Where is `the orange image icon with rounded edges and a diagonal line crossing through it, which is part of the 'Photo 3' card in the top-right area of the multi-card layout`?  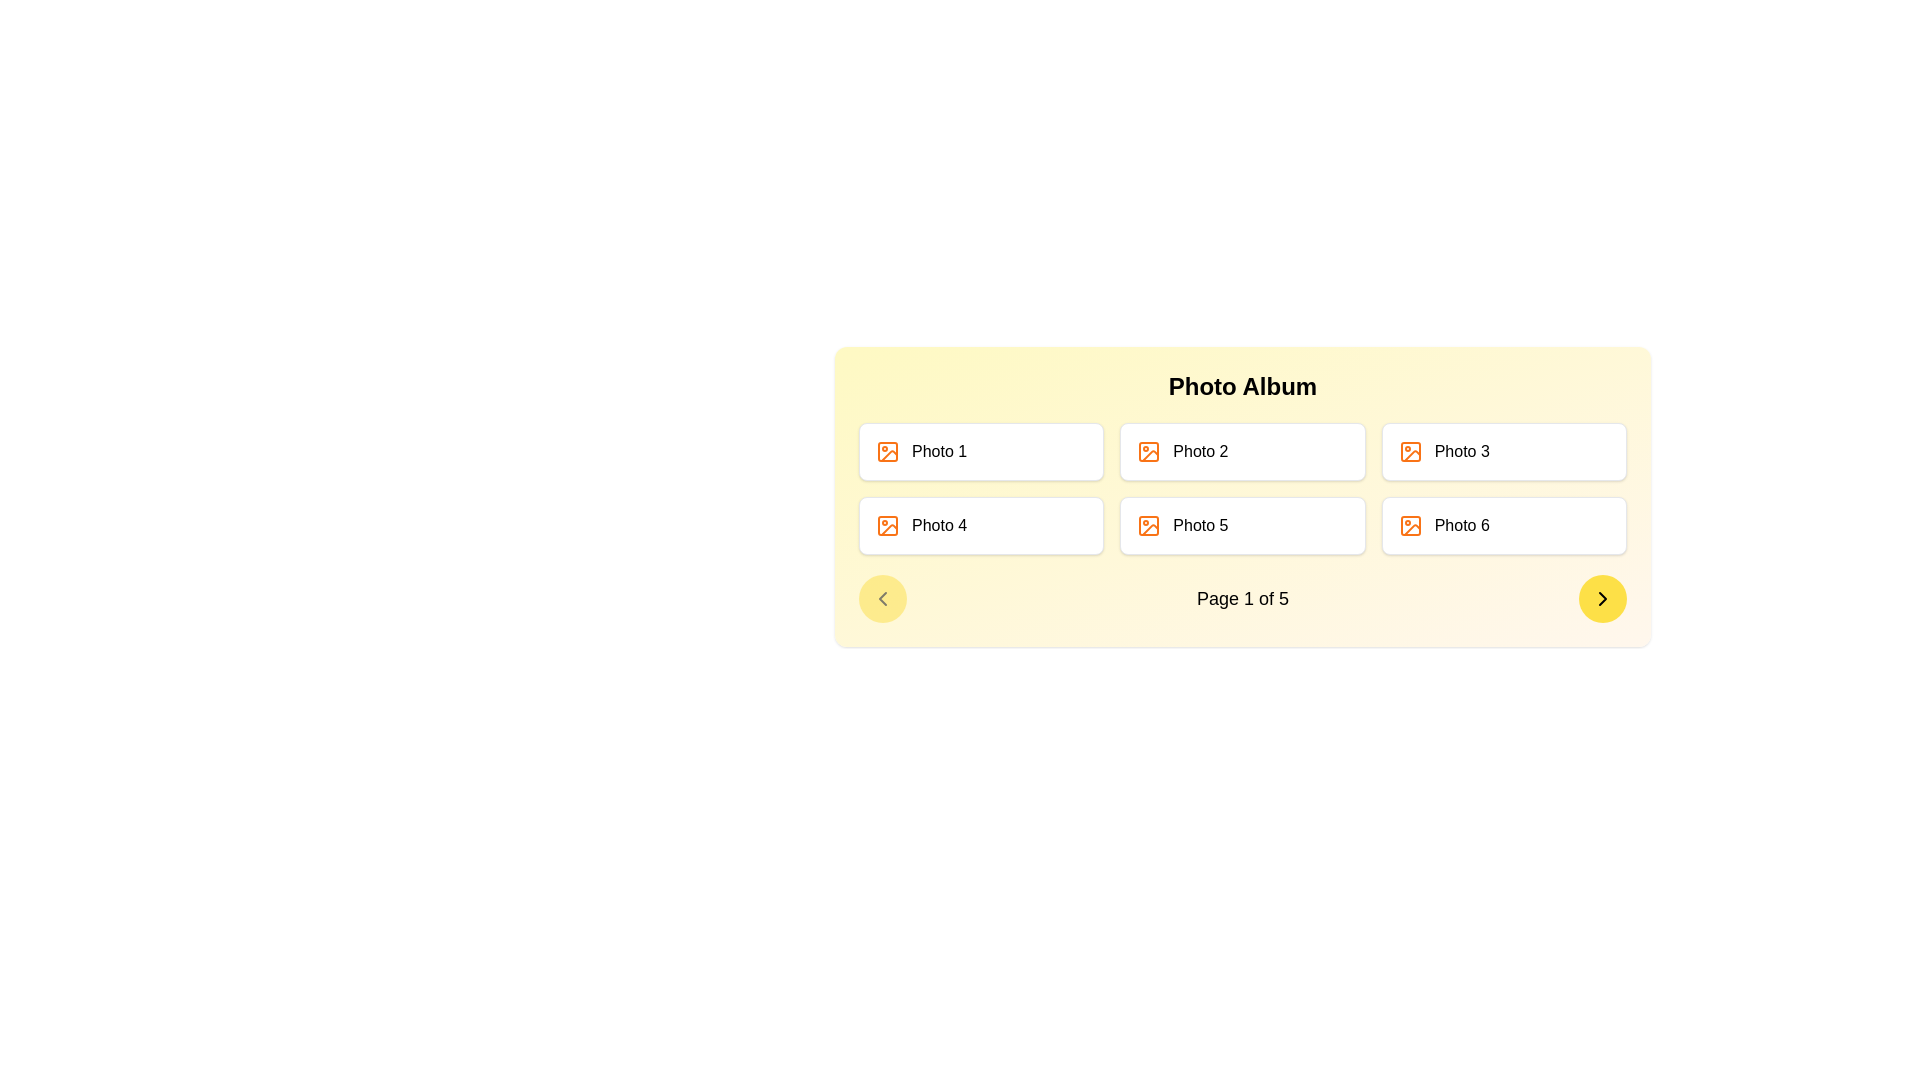
the orange image icon with rounded edges and a diagonal line crossing through it, which is part of the 'Photo 3' card in the top-right area of the multi-card layout is located at coordinates (1409, 451).